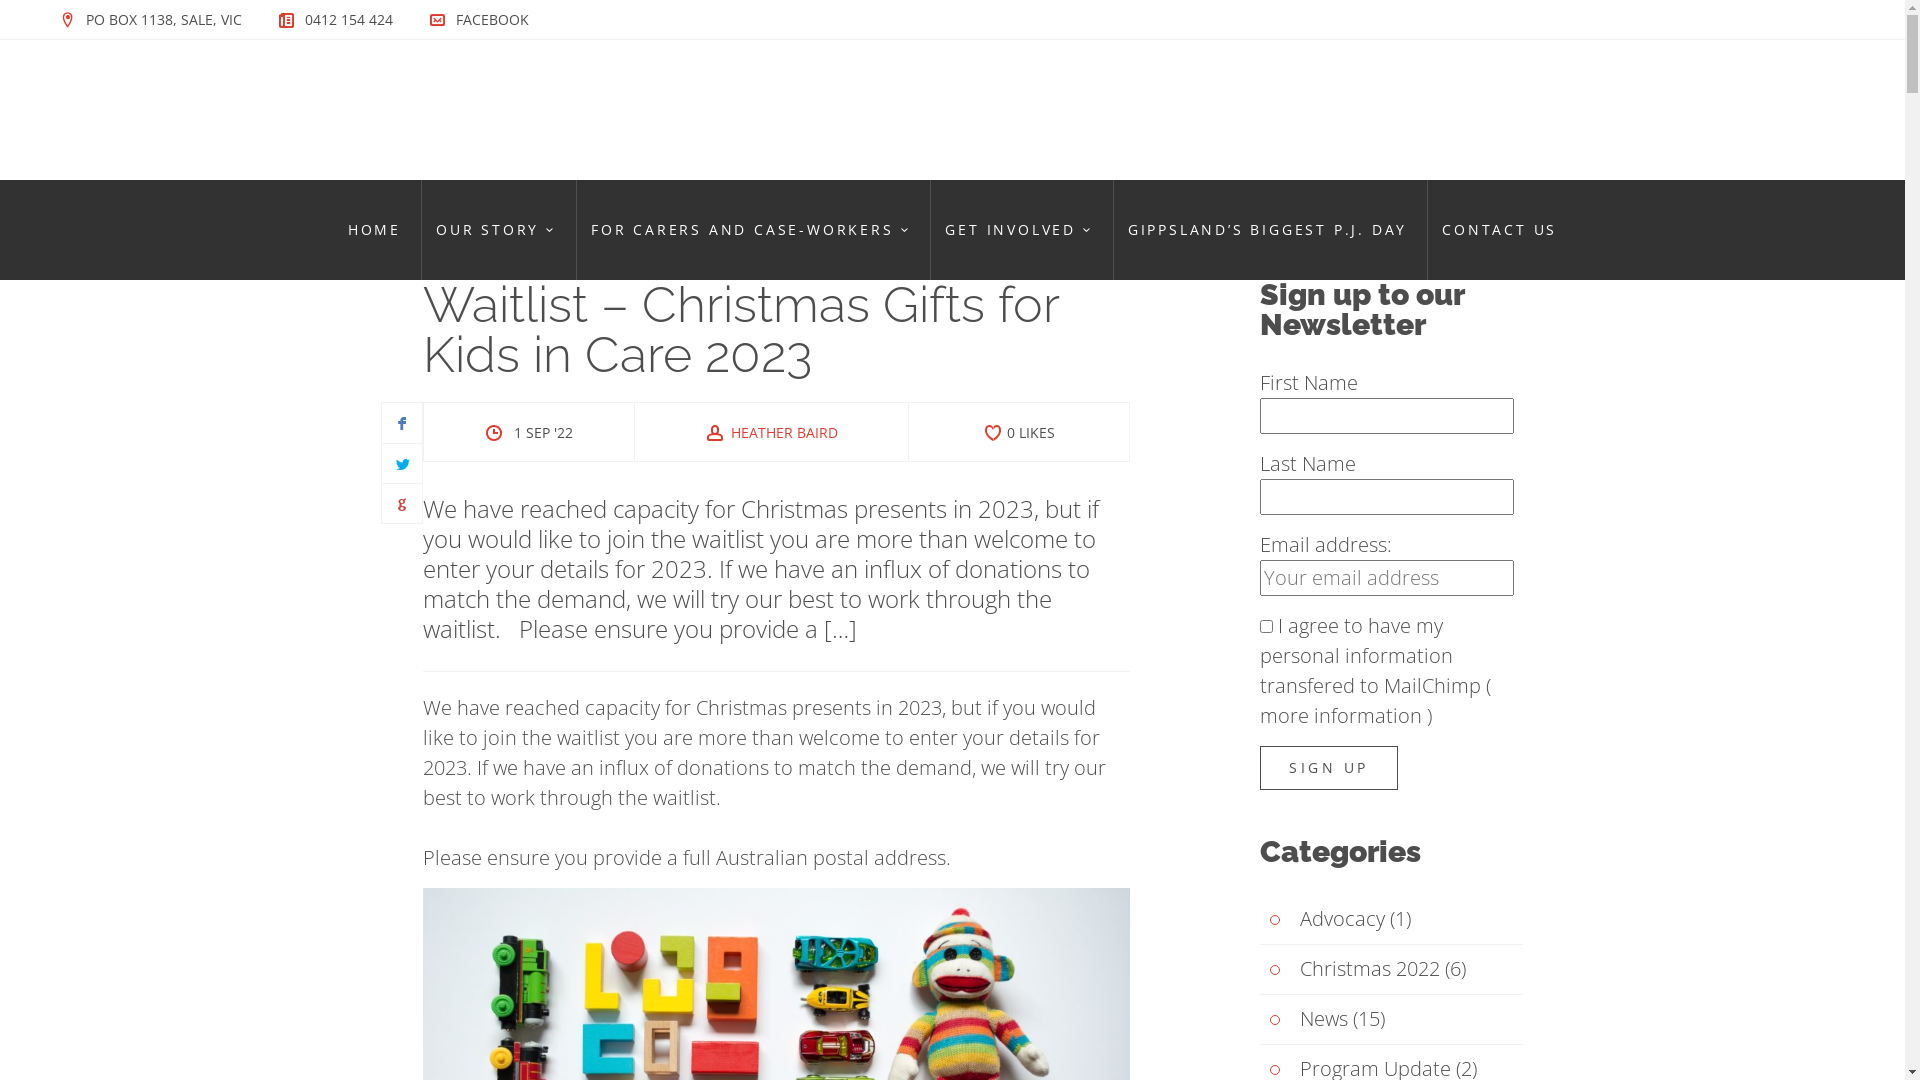 Image resolution: width=1920 pixels, height=1080 pixels. I want to click on 'Christmas 2022', so click(1349, 968).